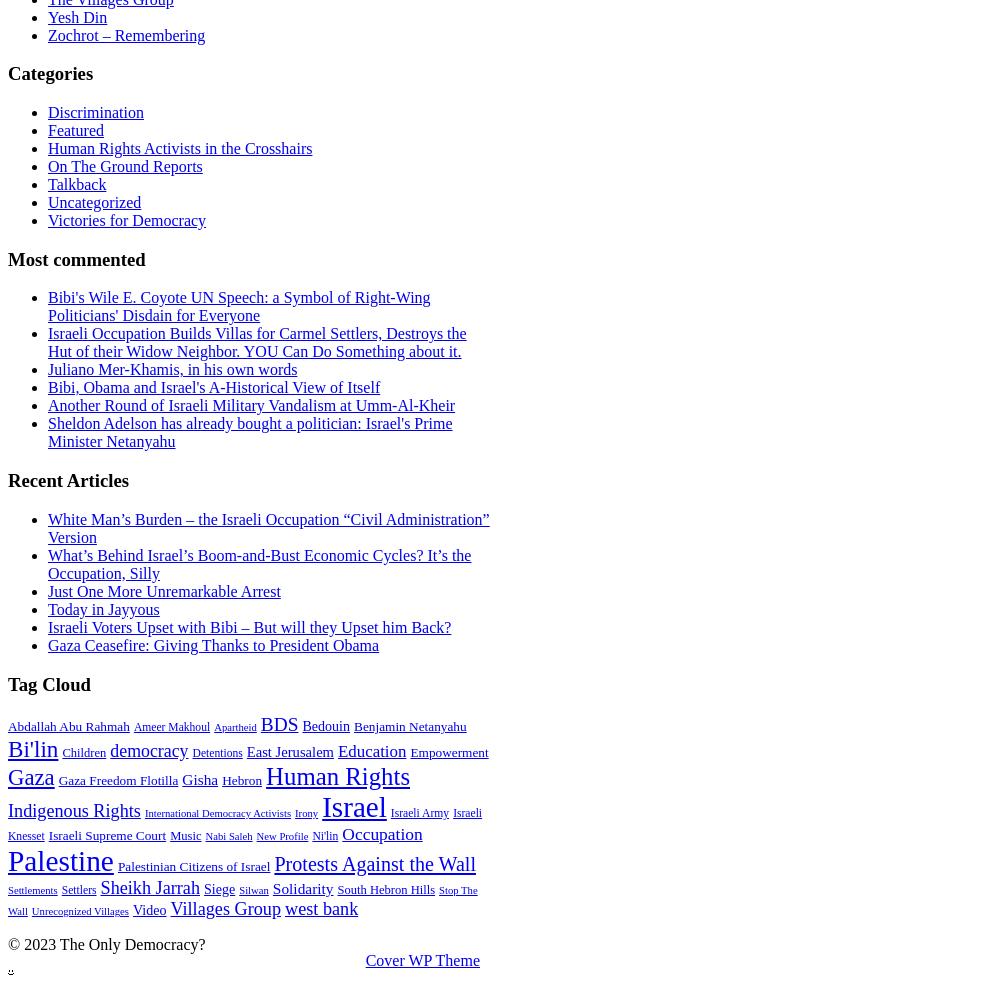  What do you see at coordinates (212, 643) in the screenshot?
I see `'Gaza Ceasefire: Giving Thanks to President Obama'` at bounding box center [212, 643].